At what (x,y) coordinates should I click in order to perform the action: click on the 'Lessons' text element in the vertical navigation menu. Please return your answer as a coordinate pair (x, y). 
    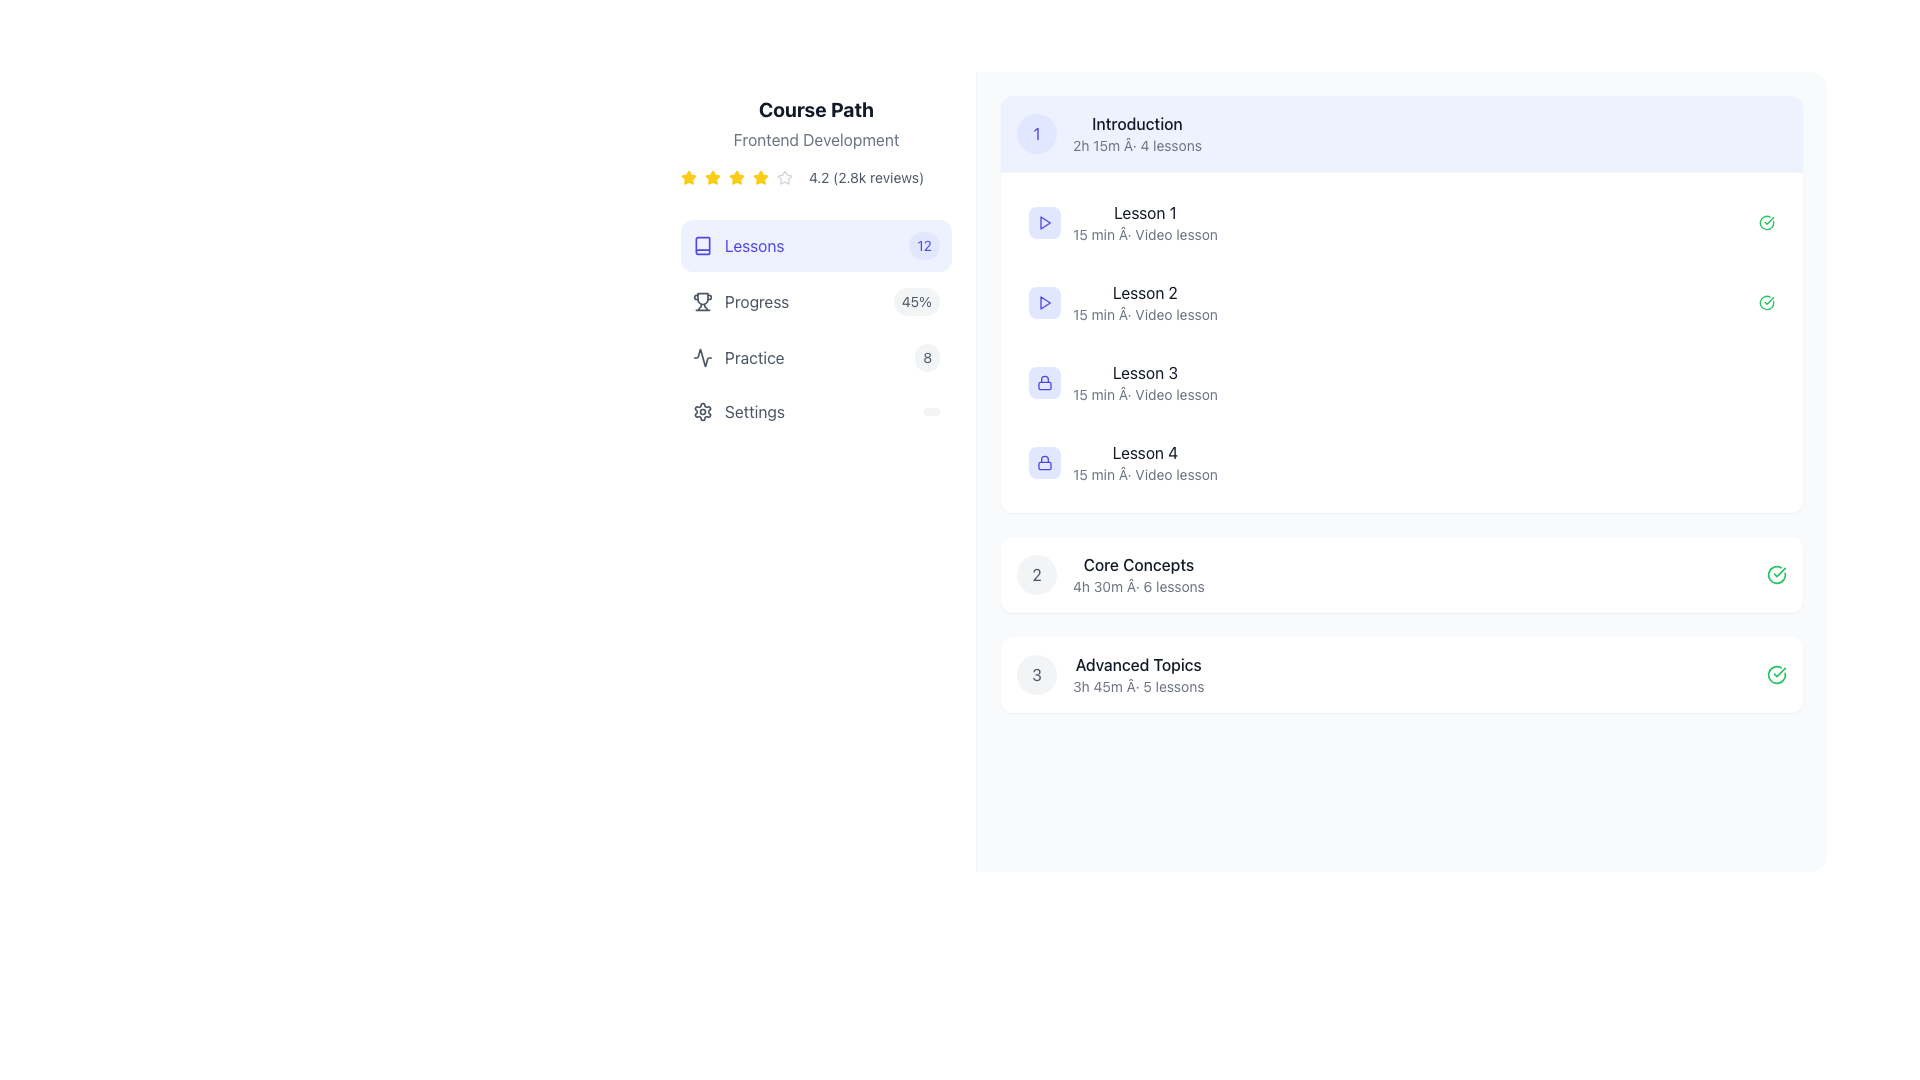
    Looking at the image, I should click on (753, 245).